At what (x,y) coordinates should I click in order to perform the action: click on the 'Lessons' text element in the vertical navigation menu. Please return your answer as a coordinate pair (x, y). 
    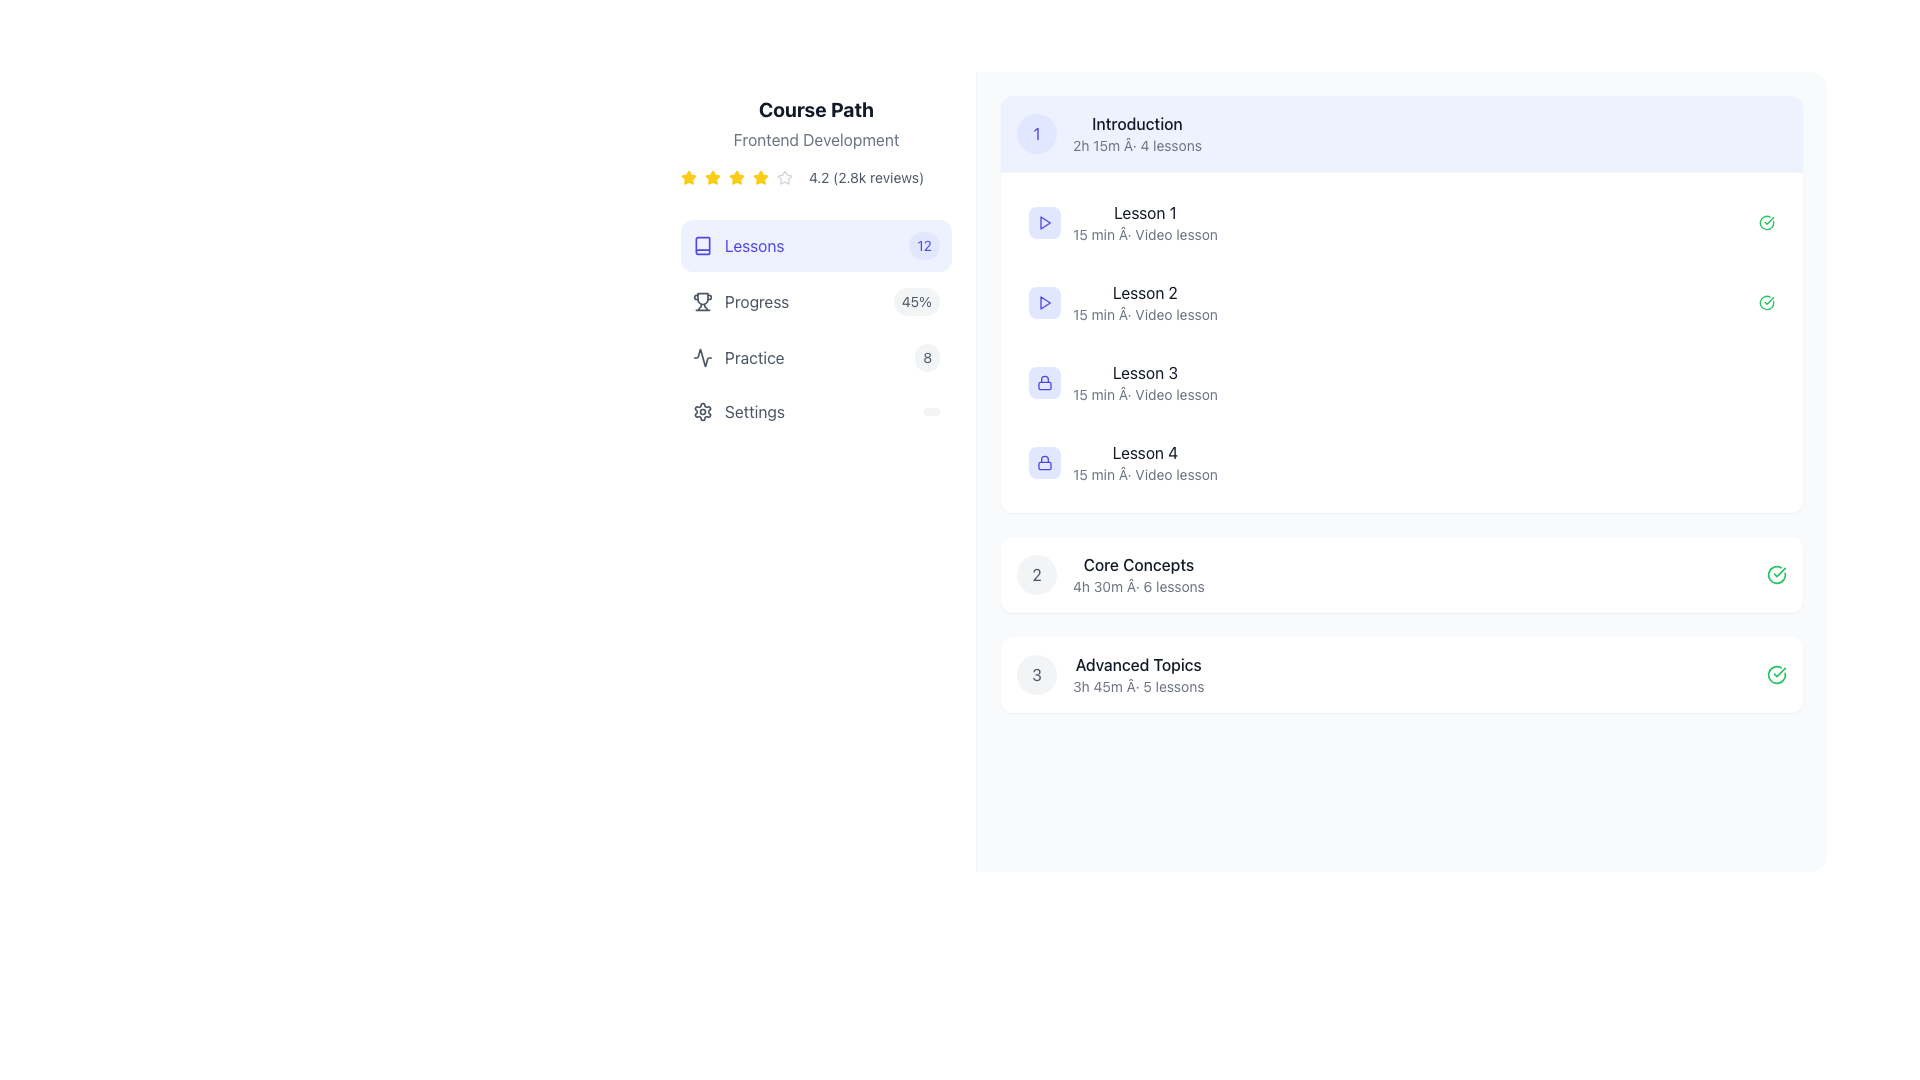
    Looking at the image, I should click on (753, 245).